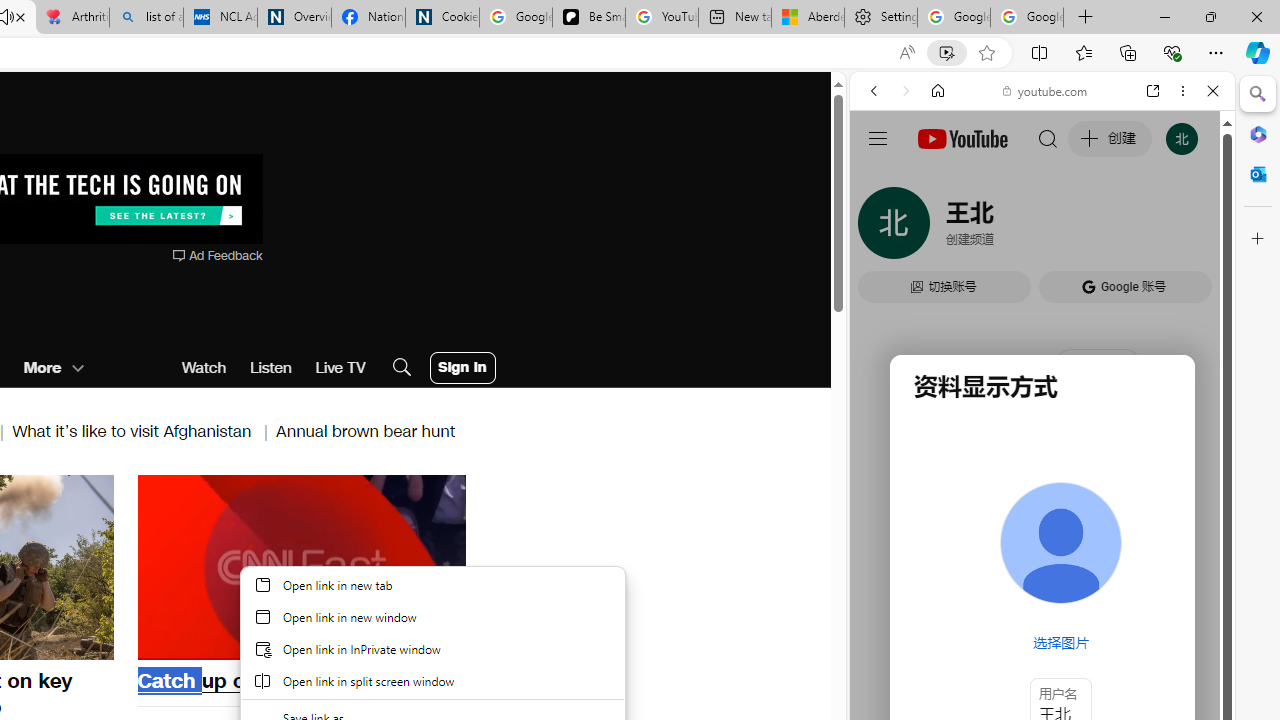 The width and height of the screenshot is (1280, 720). What do you see at coordinates (807, 17) in the screenshot?
I see `'Aberdeen, Hong Kong SAR hourly forecast | Microsoft Weather'` at bounding box center [807, 17].